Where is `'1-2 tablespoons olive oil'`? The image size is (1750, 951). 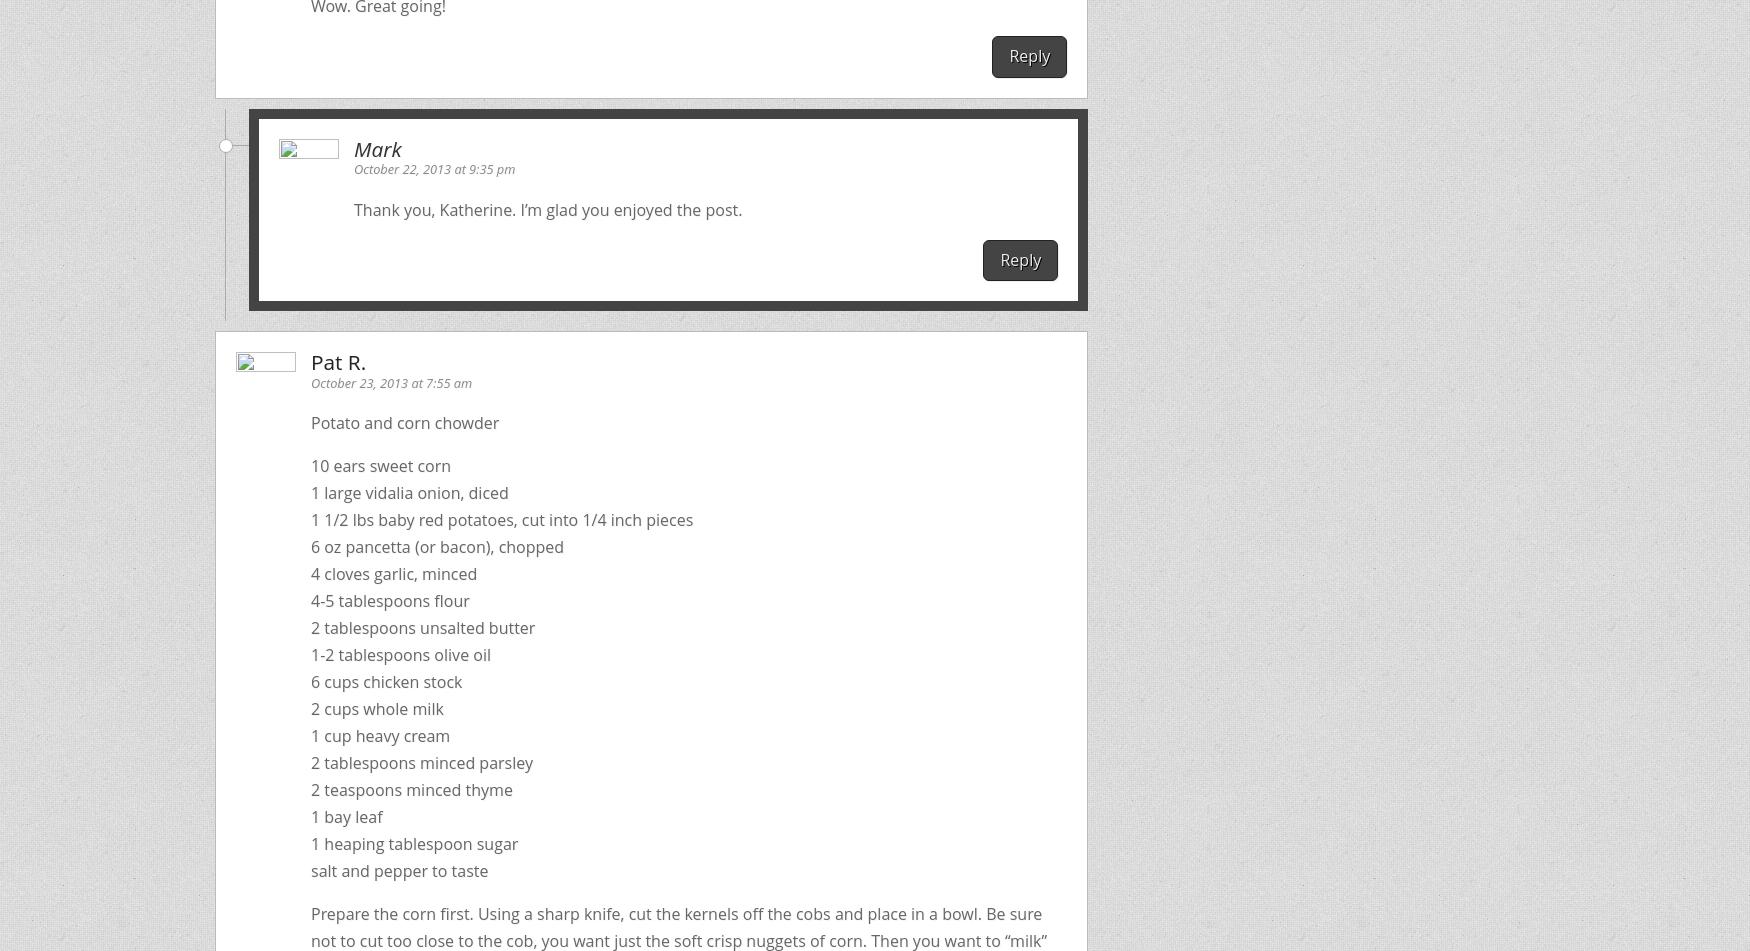 '1-2 tablespoons olive oil' is located at coordinates (399, 653).